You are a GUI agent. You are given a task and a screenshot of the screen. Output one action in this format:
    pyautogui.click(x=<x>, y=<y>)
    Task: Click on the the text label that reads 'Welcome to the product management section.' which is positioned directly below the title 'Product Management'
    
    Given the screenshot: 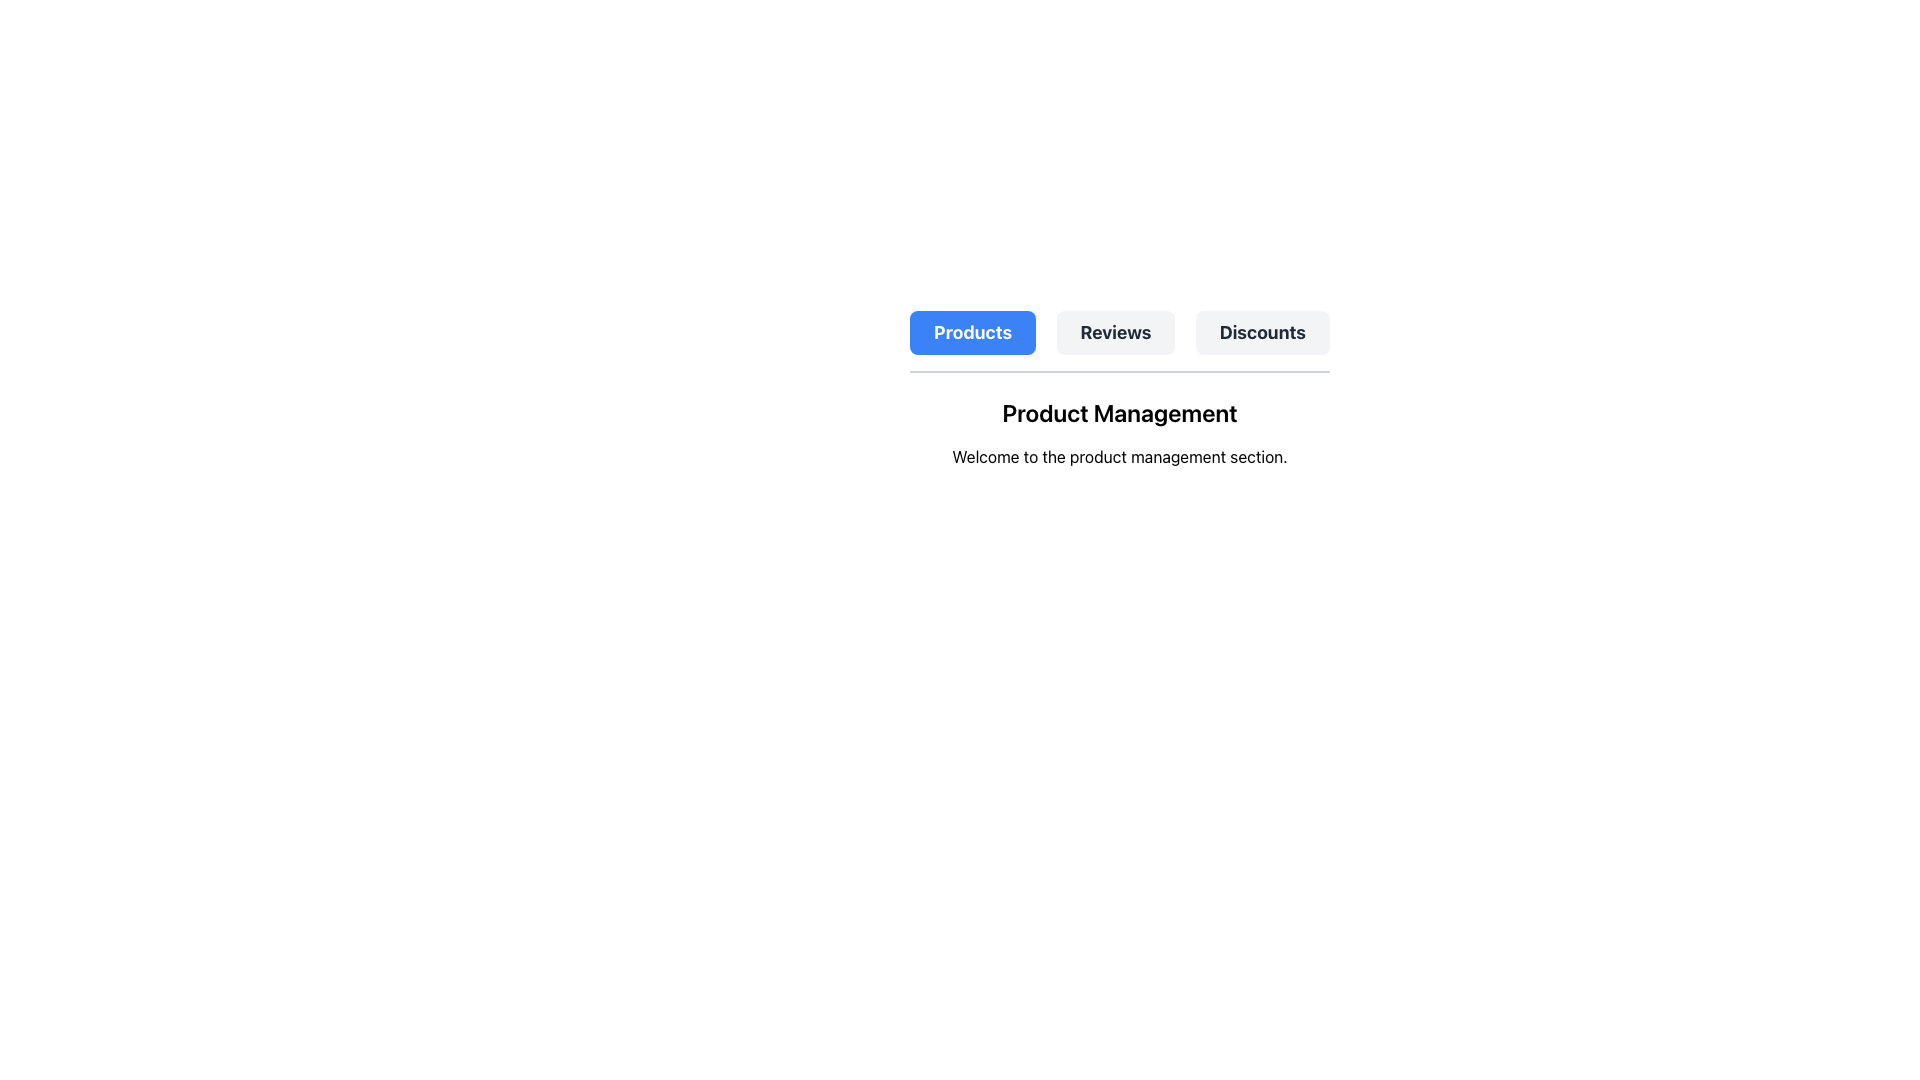 What is the action you would take?
    pyautogui.click(x=1118, y=456)
    